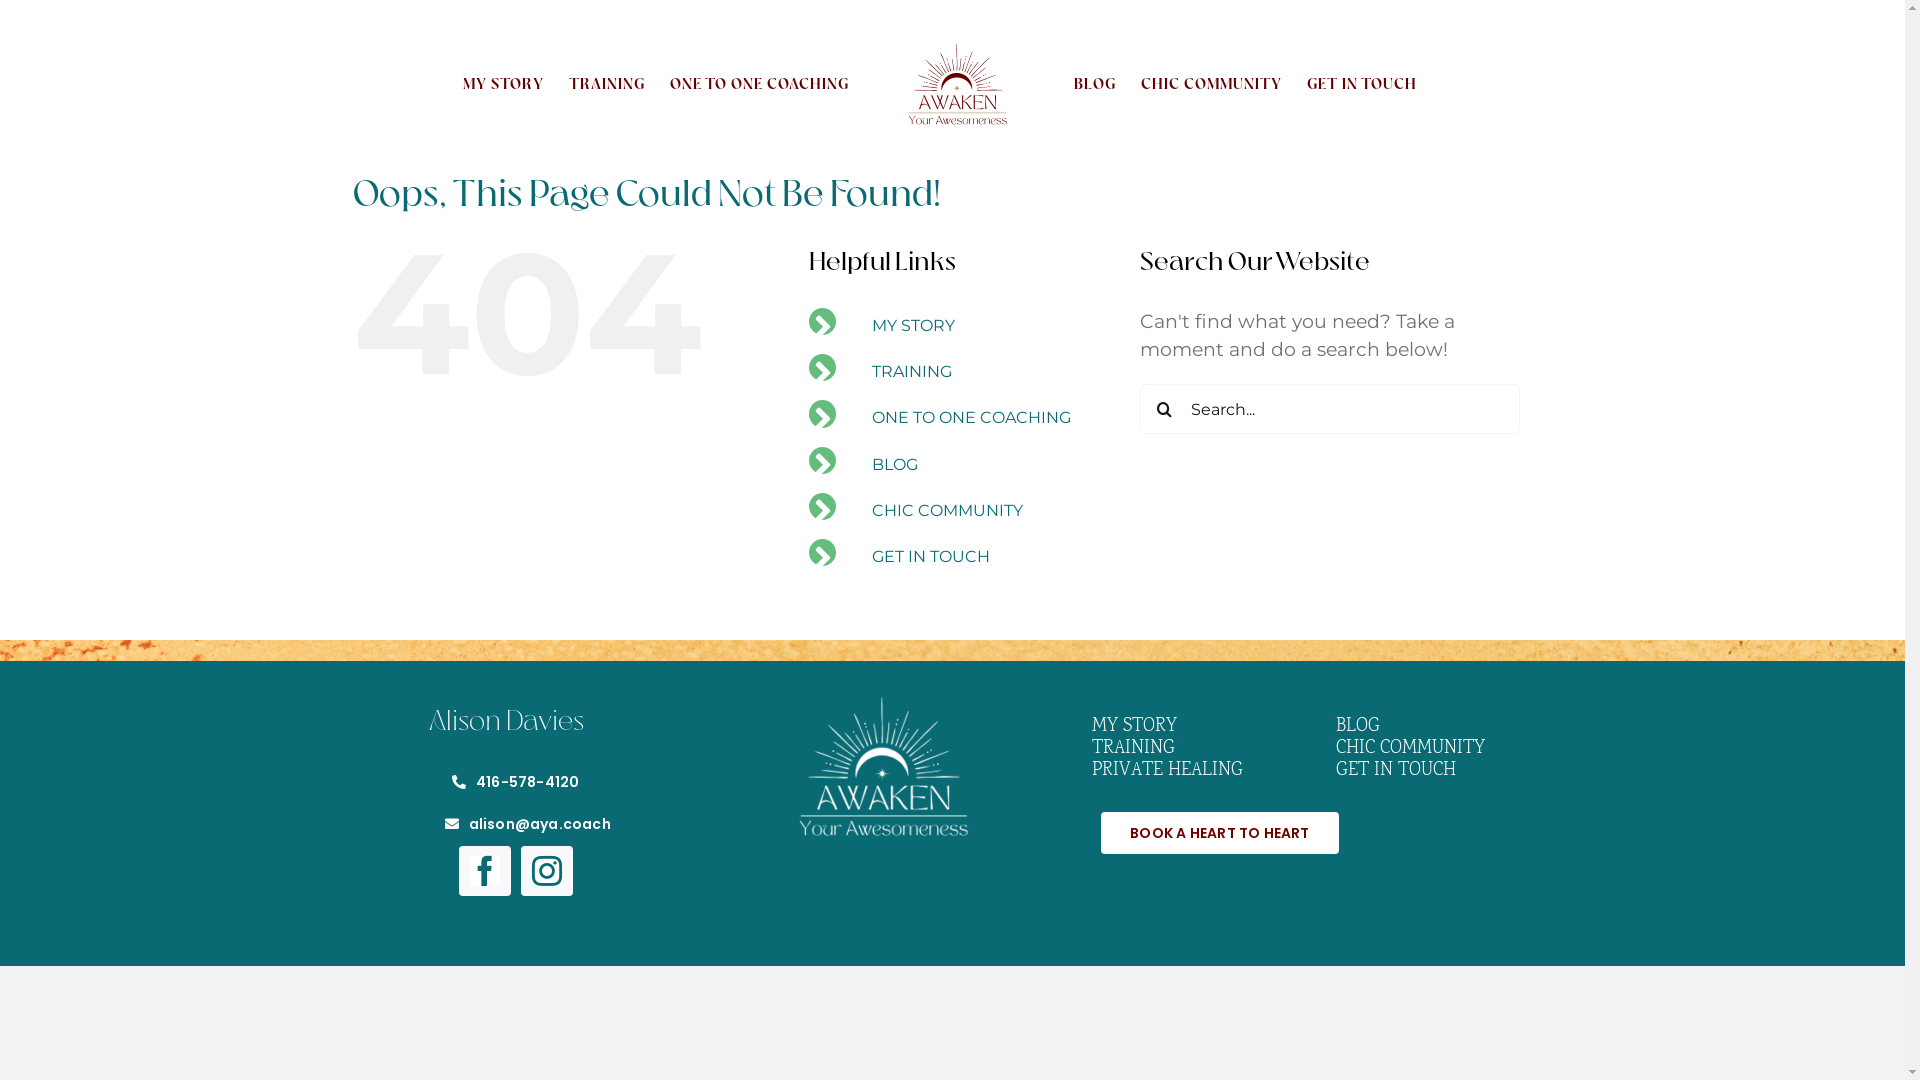 This screenshot has width=1920, height=1080. What do you see at coordinates (1210, 80) in the screenshot?
I see `'CHIC COMMUNITY'` at bounding box center [1210, 80].